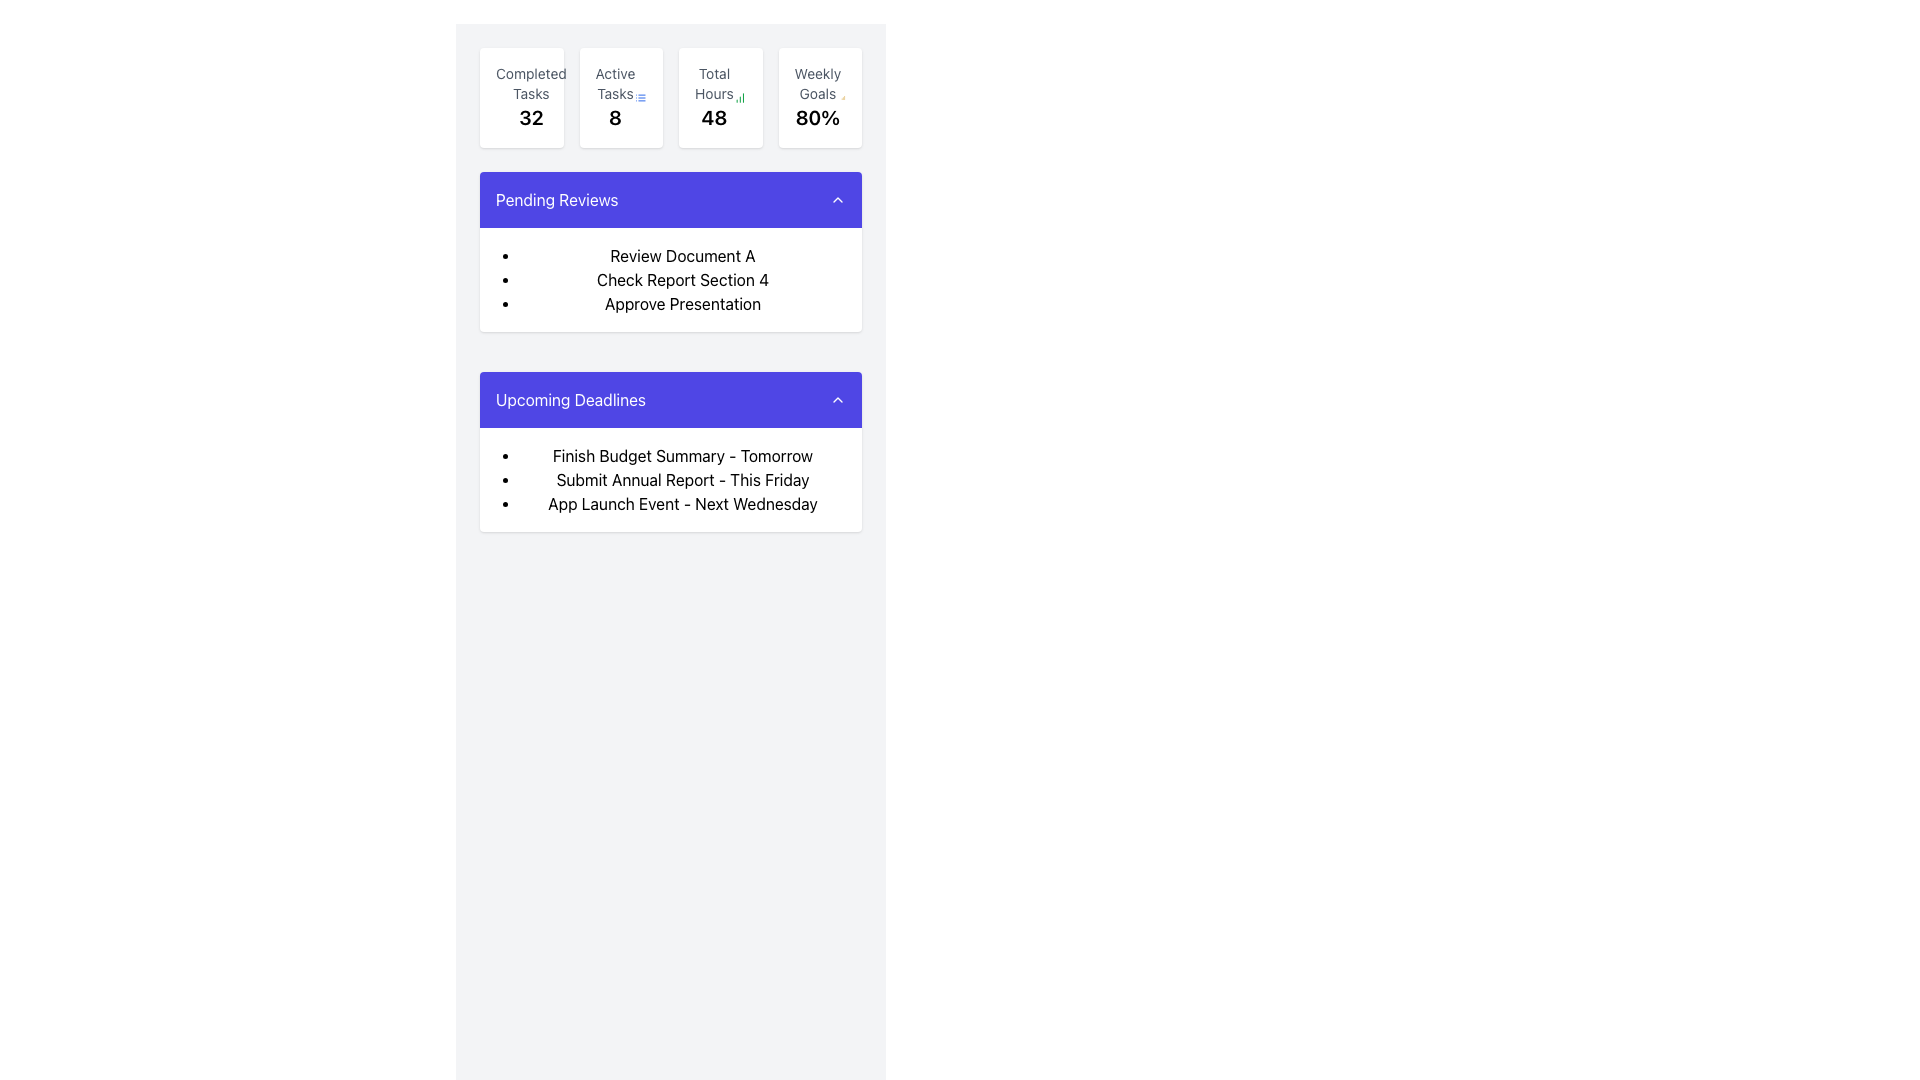 The image size is (1920, 1080). I want to click on the Informational card labeled 'Weekly Goals' located at the upper right of the grid layout, so click(820, 97).